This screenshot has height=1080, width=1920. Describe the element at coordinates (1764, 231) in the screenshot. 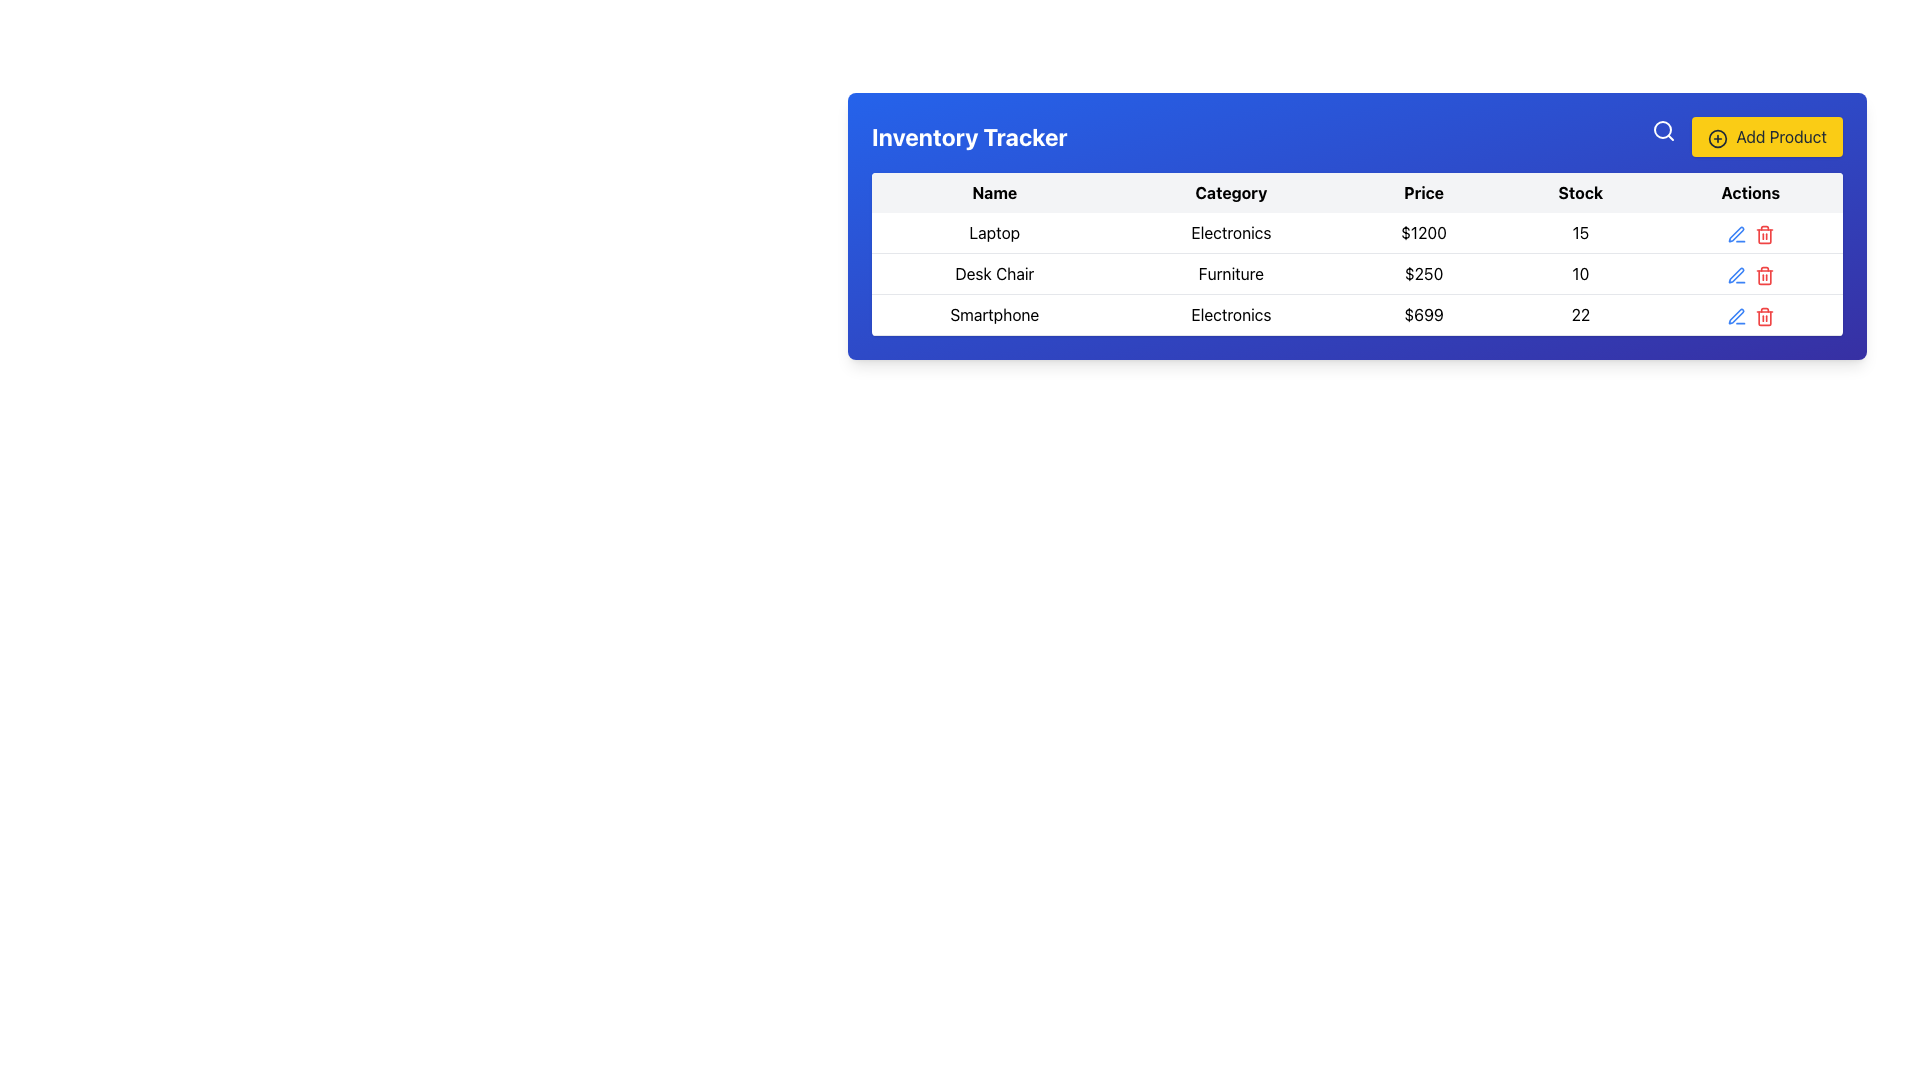

I see `the red trash can icon in the 'Actions' column of the table` at that location.